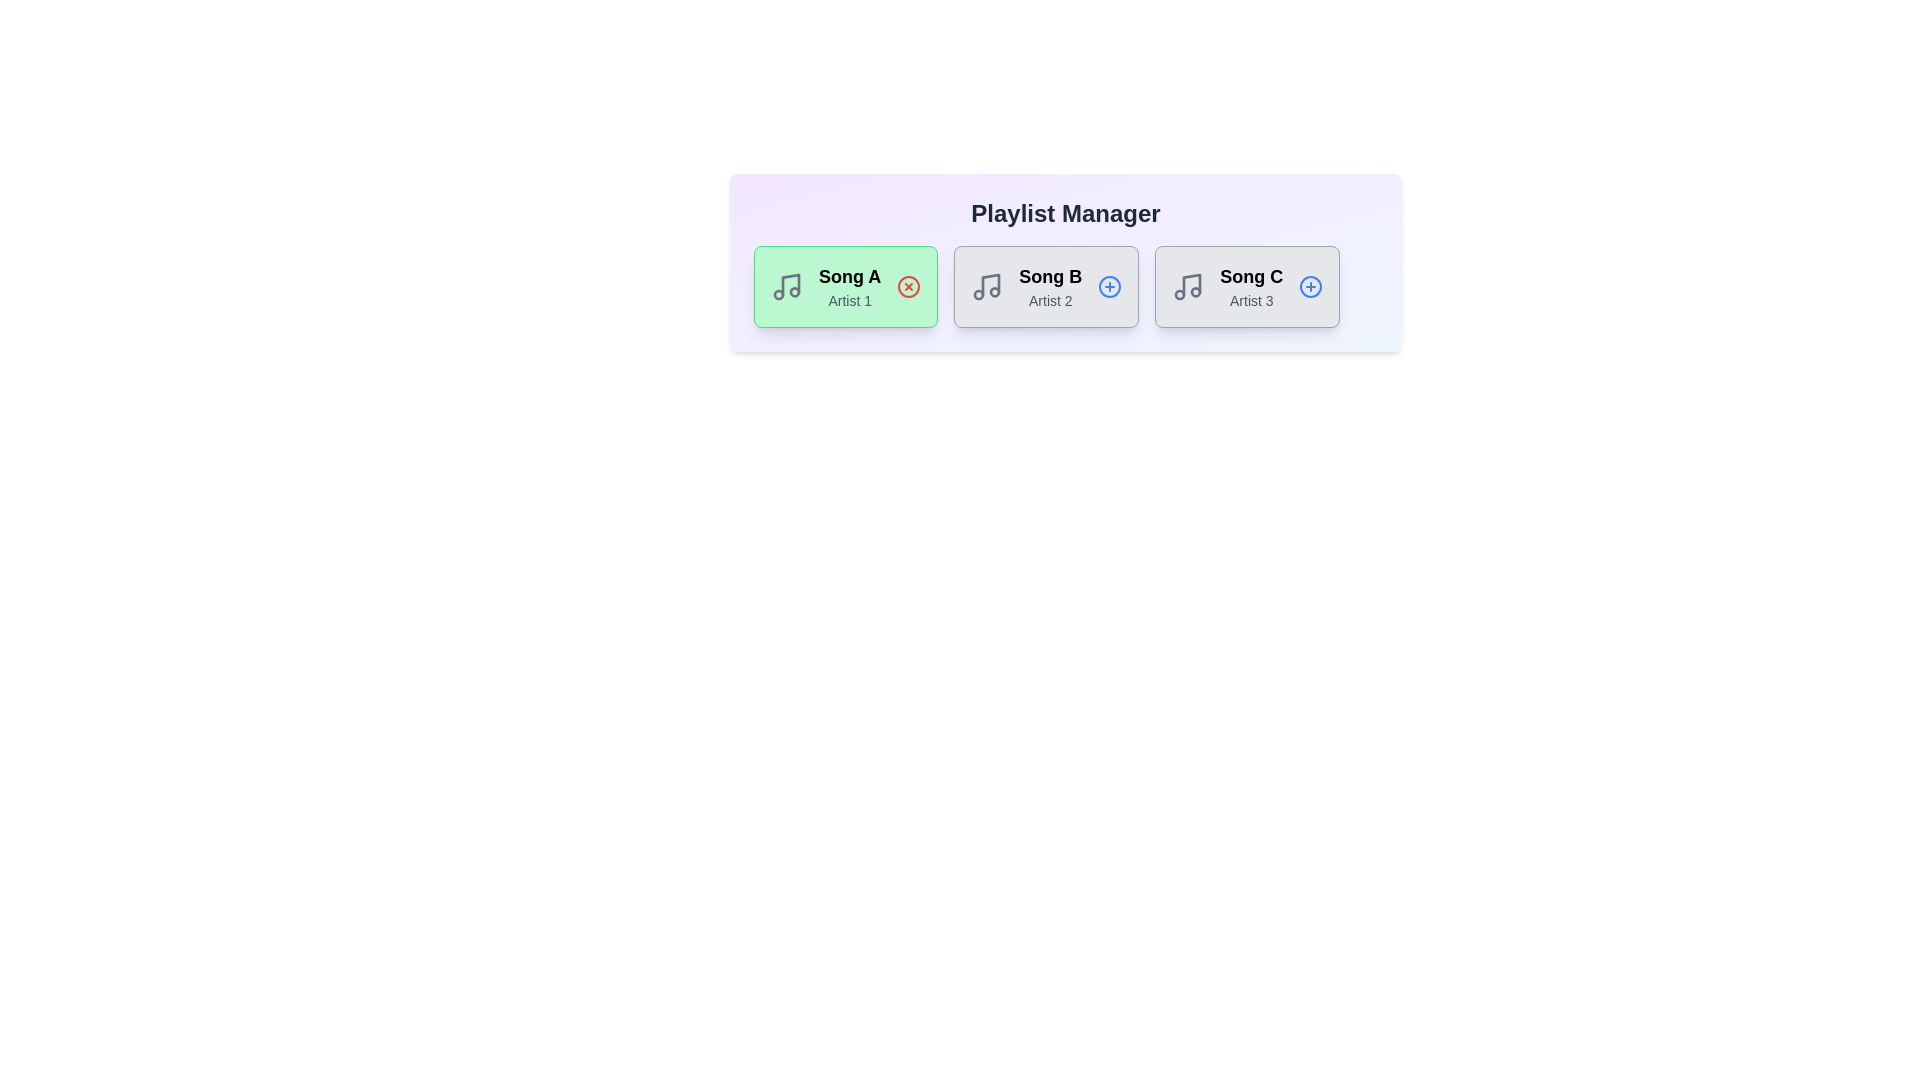 The width and height of the screenshot is (1920, 1080). Describe the element at coordinates (1246, 286) in the screenshot. I see `the song card for Song C to observe the hover effect` at that location.